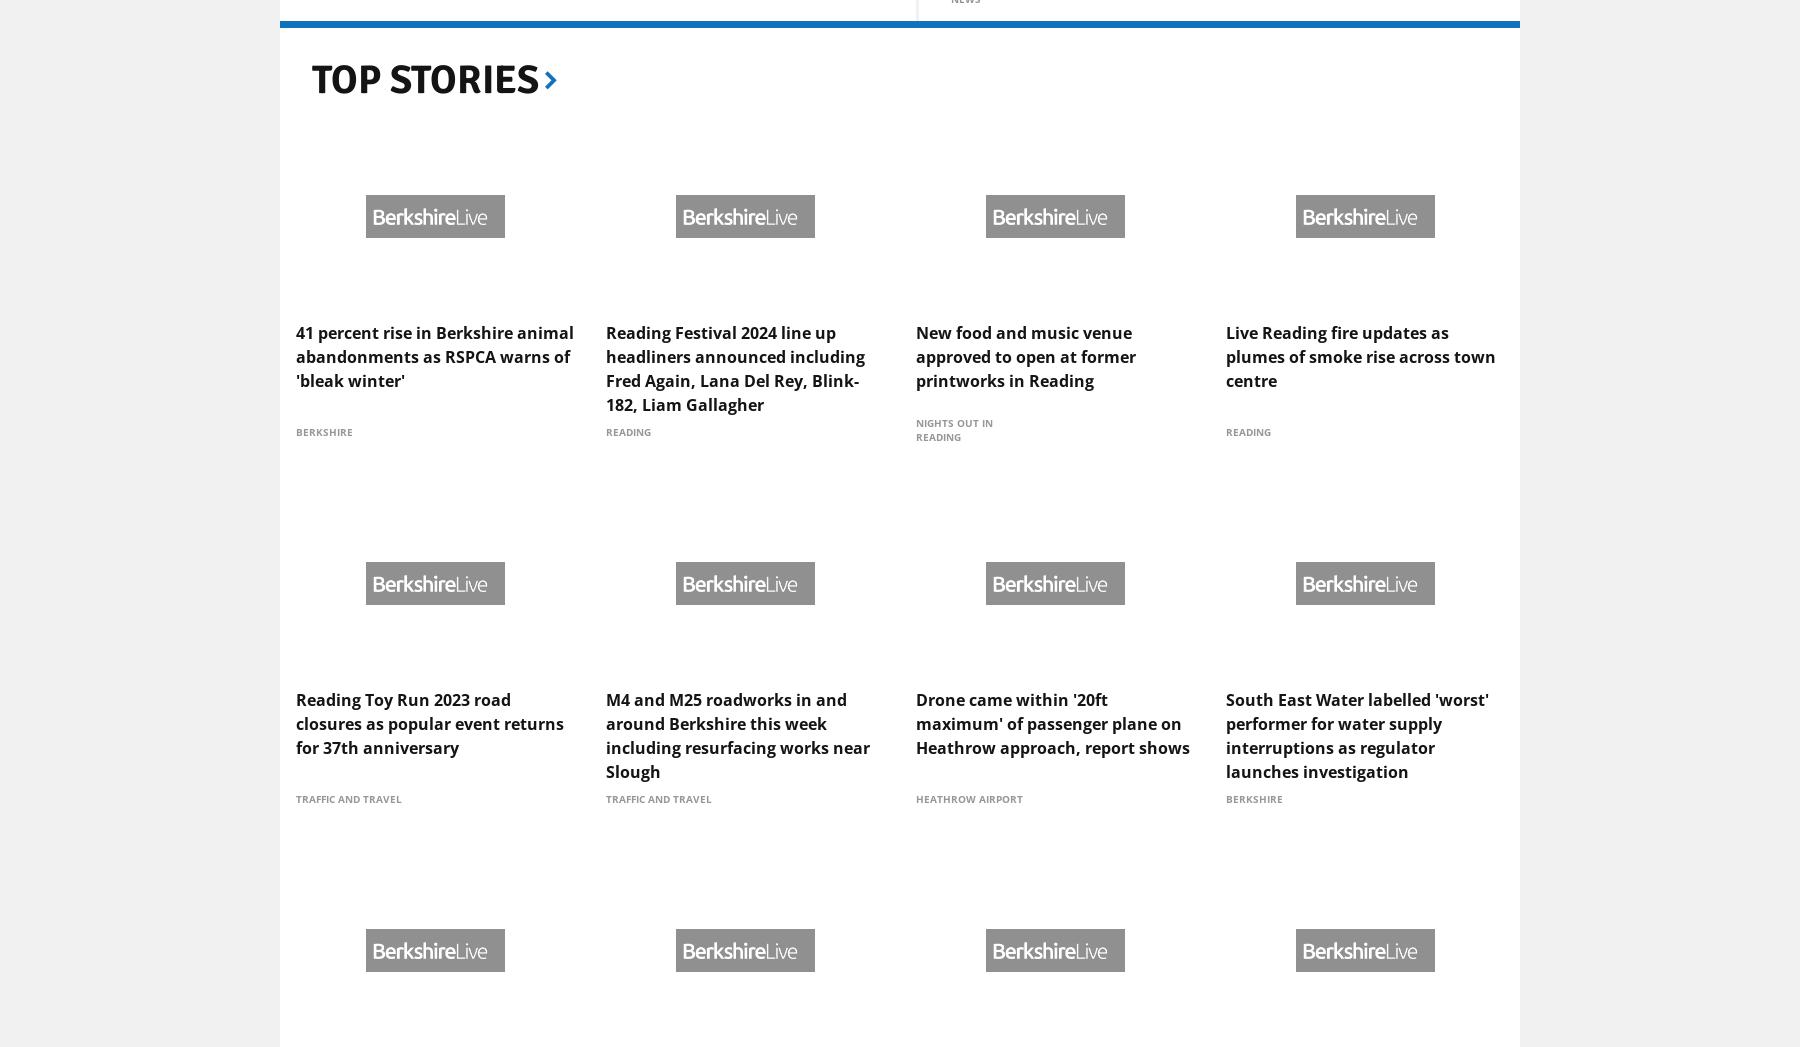 Image resolution: width=1800 pixels, height=1047 pixels. I want to click on 'Live Reading fire updates as plumes of smoke rise across town centre', so click(1359, 514).